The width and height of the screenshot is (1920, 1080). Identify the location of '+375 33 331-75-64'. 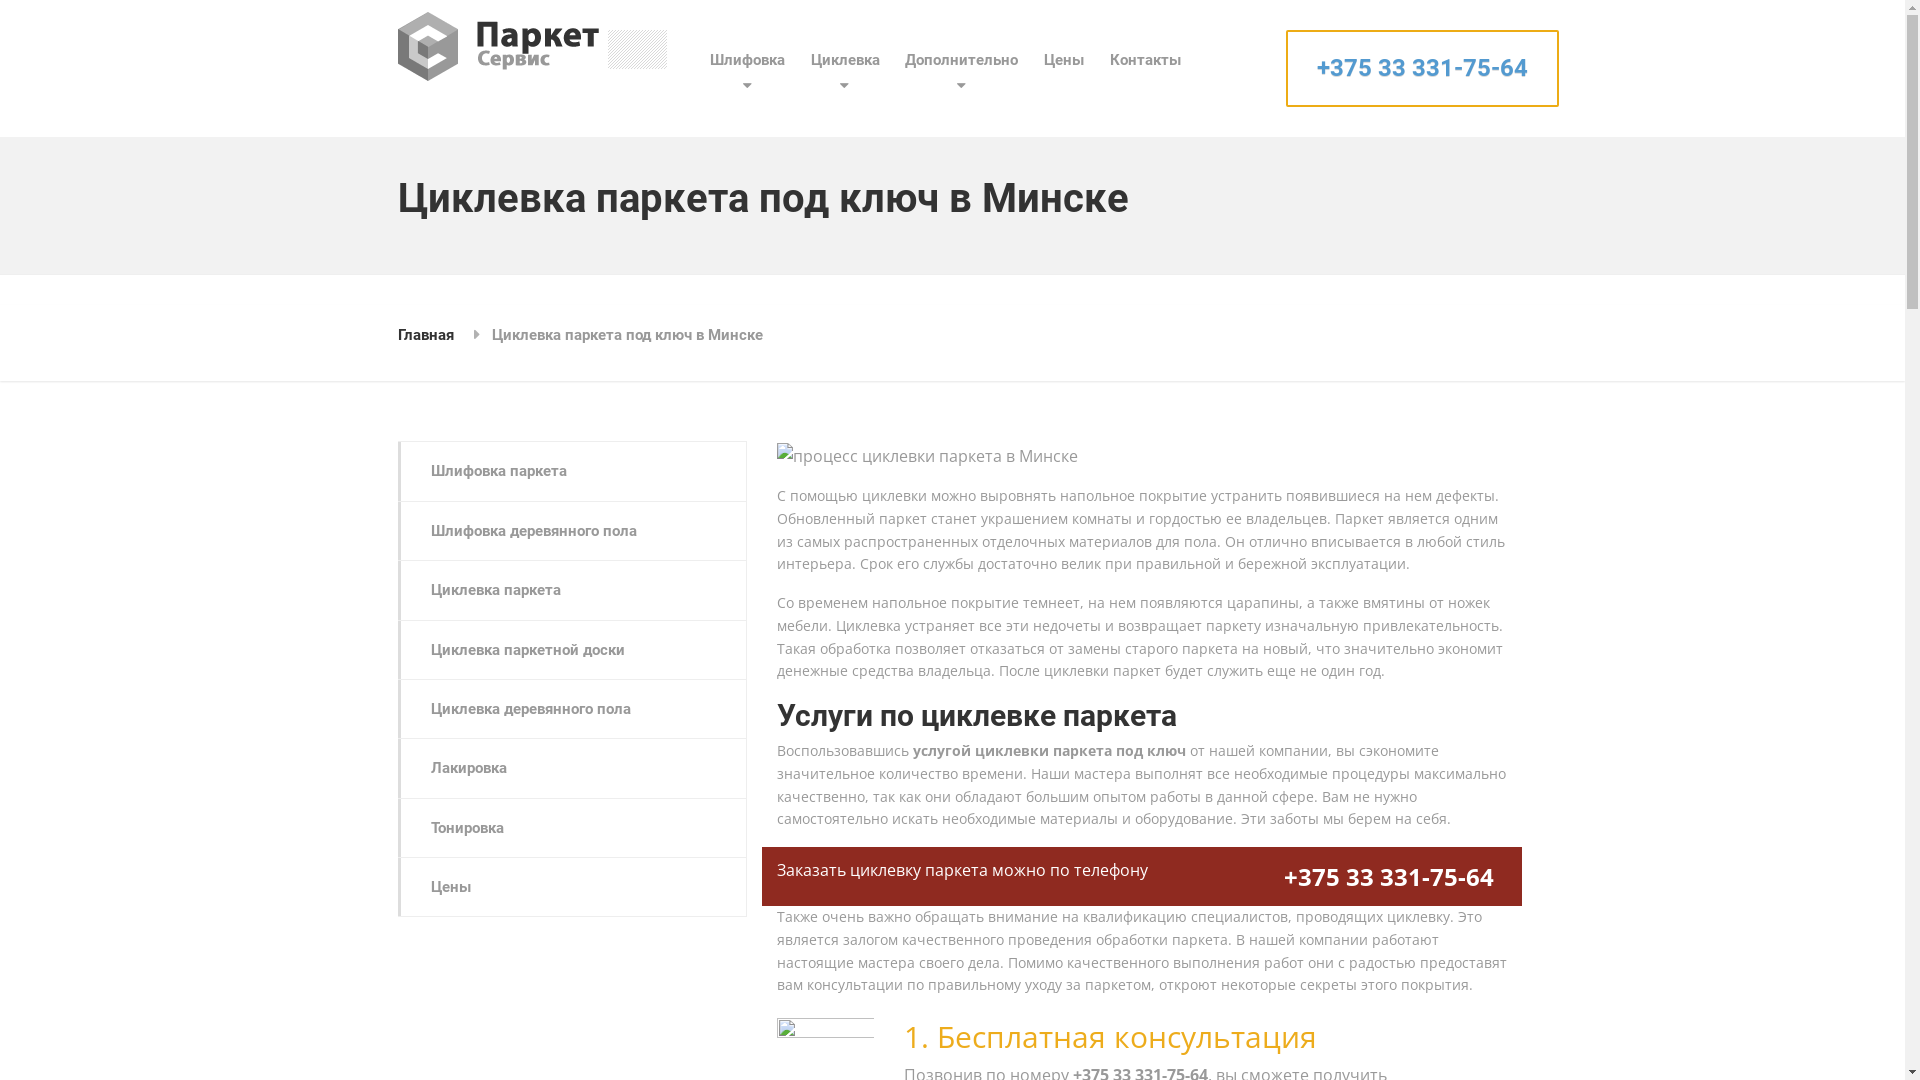
(1420, 67).